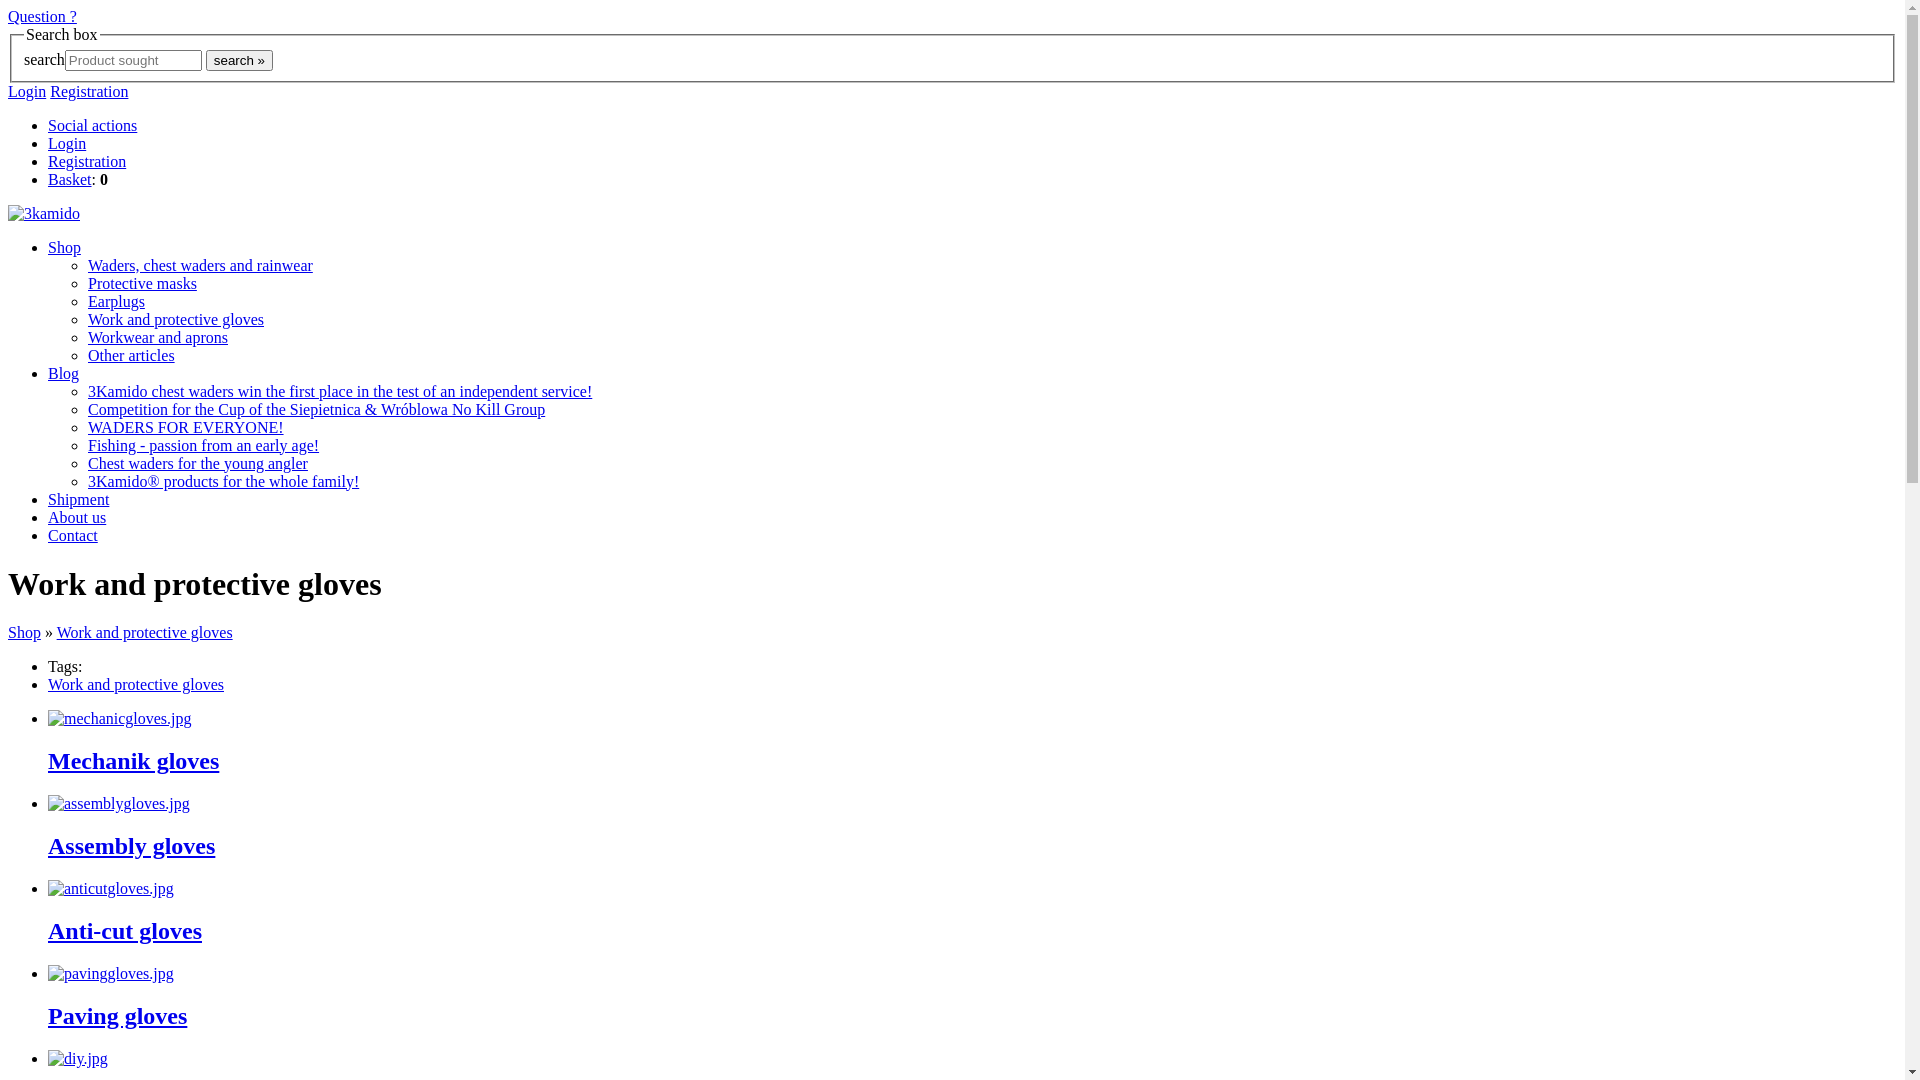  Describe the element at coordinates (123, 930) in the screenshot. I see `'Anti-cut gloves'` at that location.